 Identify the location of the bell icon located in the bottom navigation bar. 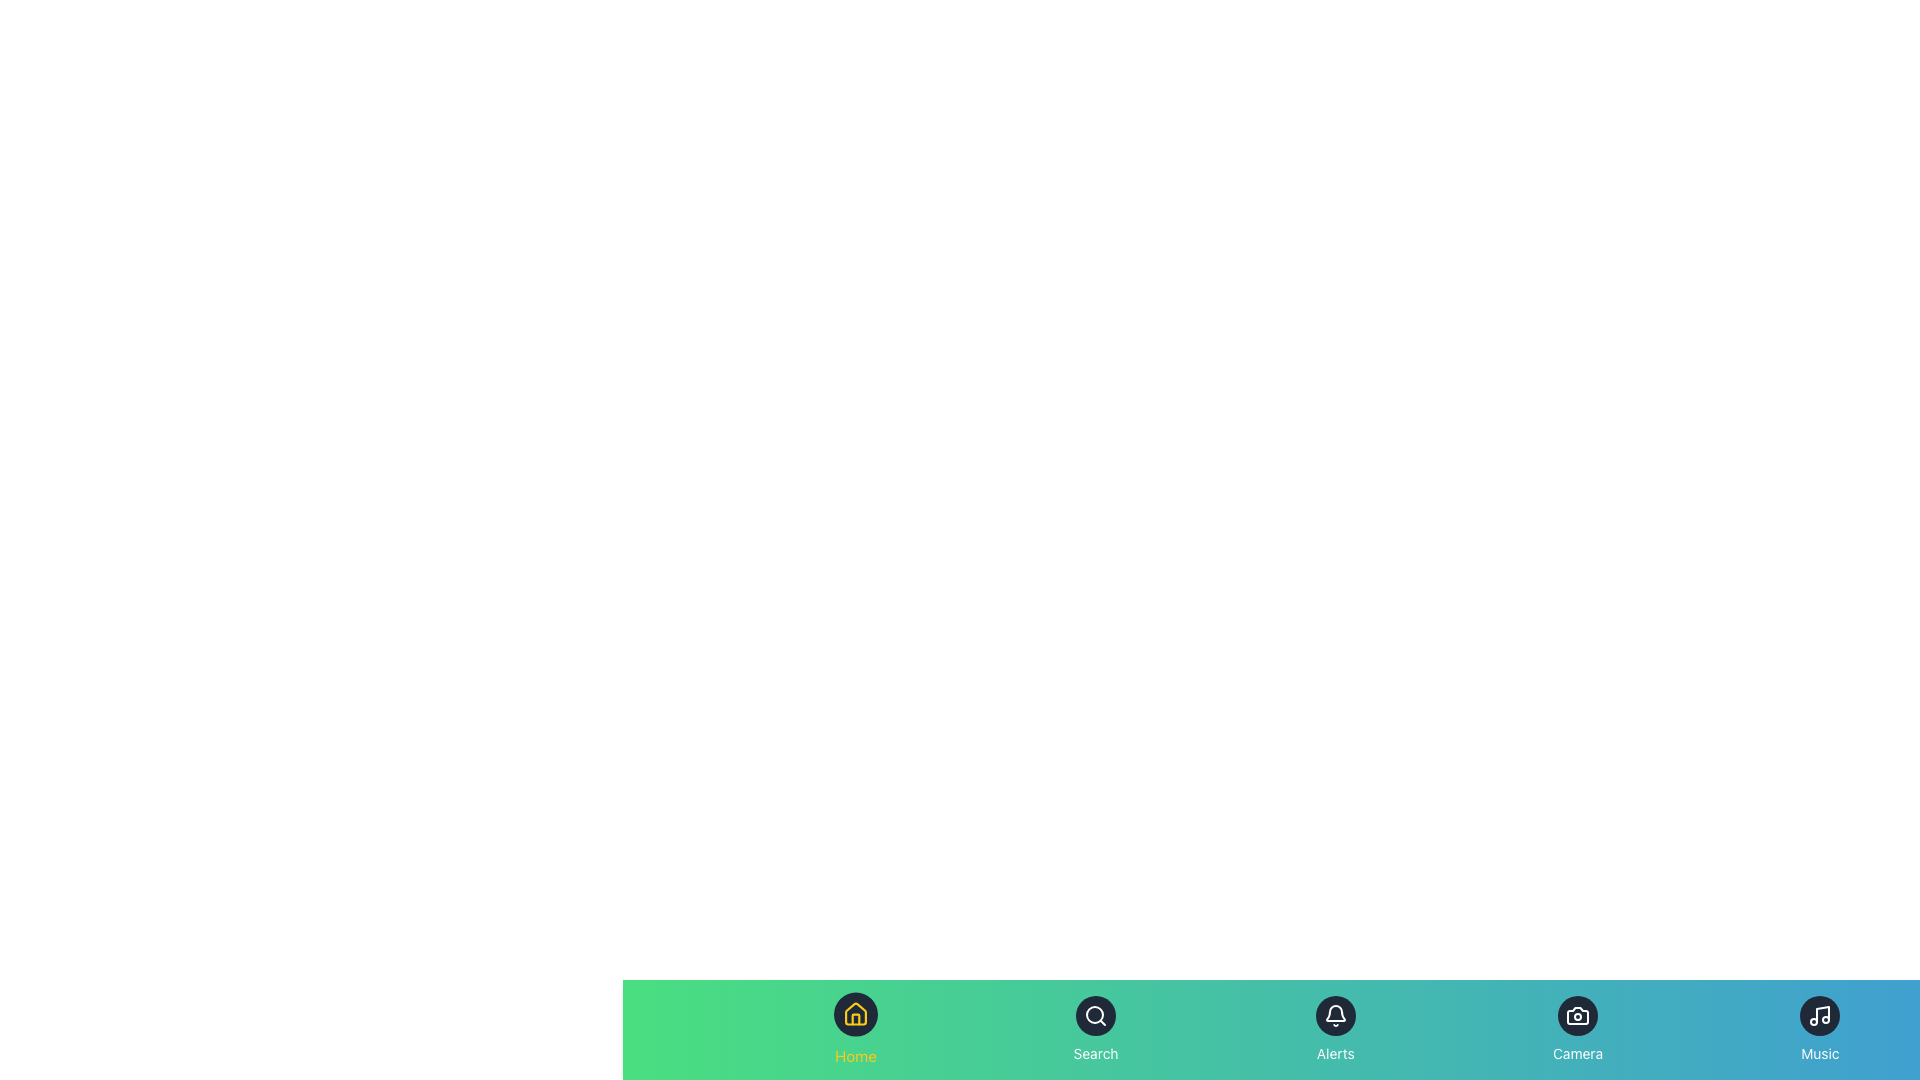
(1335, 1015).